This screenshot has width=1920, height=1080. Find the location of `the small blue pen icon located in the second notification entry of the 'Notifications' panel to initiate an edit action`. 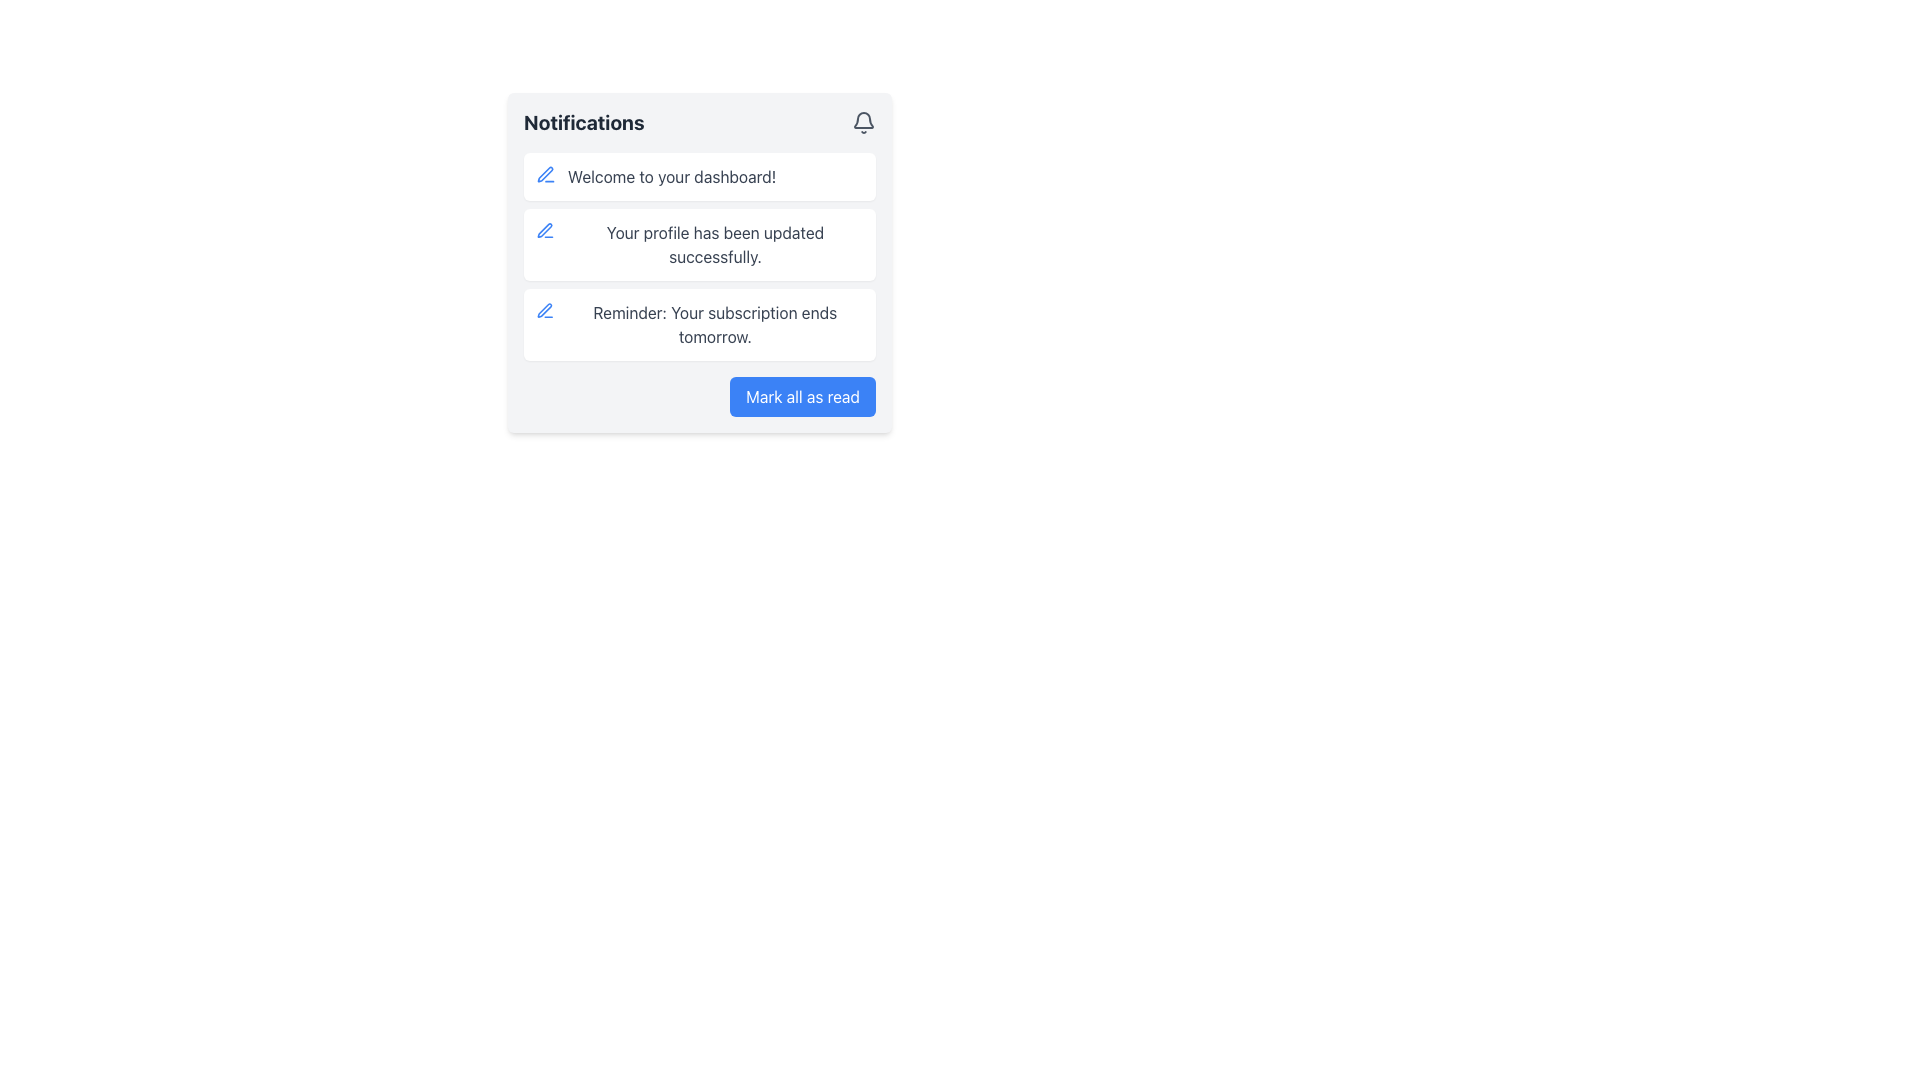

the small blue pen icon located in the second notification entry of the 'Notifications' panel to initiate an edit action is located at coordinates (545, 229).